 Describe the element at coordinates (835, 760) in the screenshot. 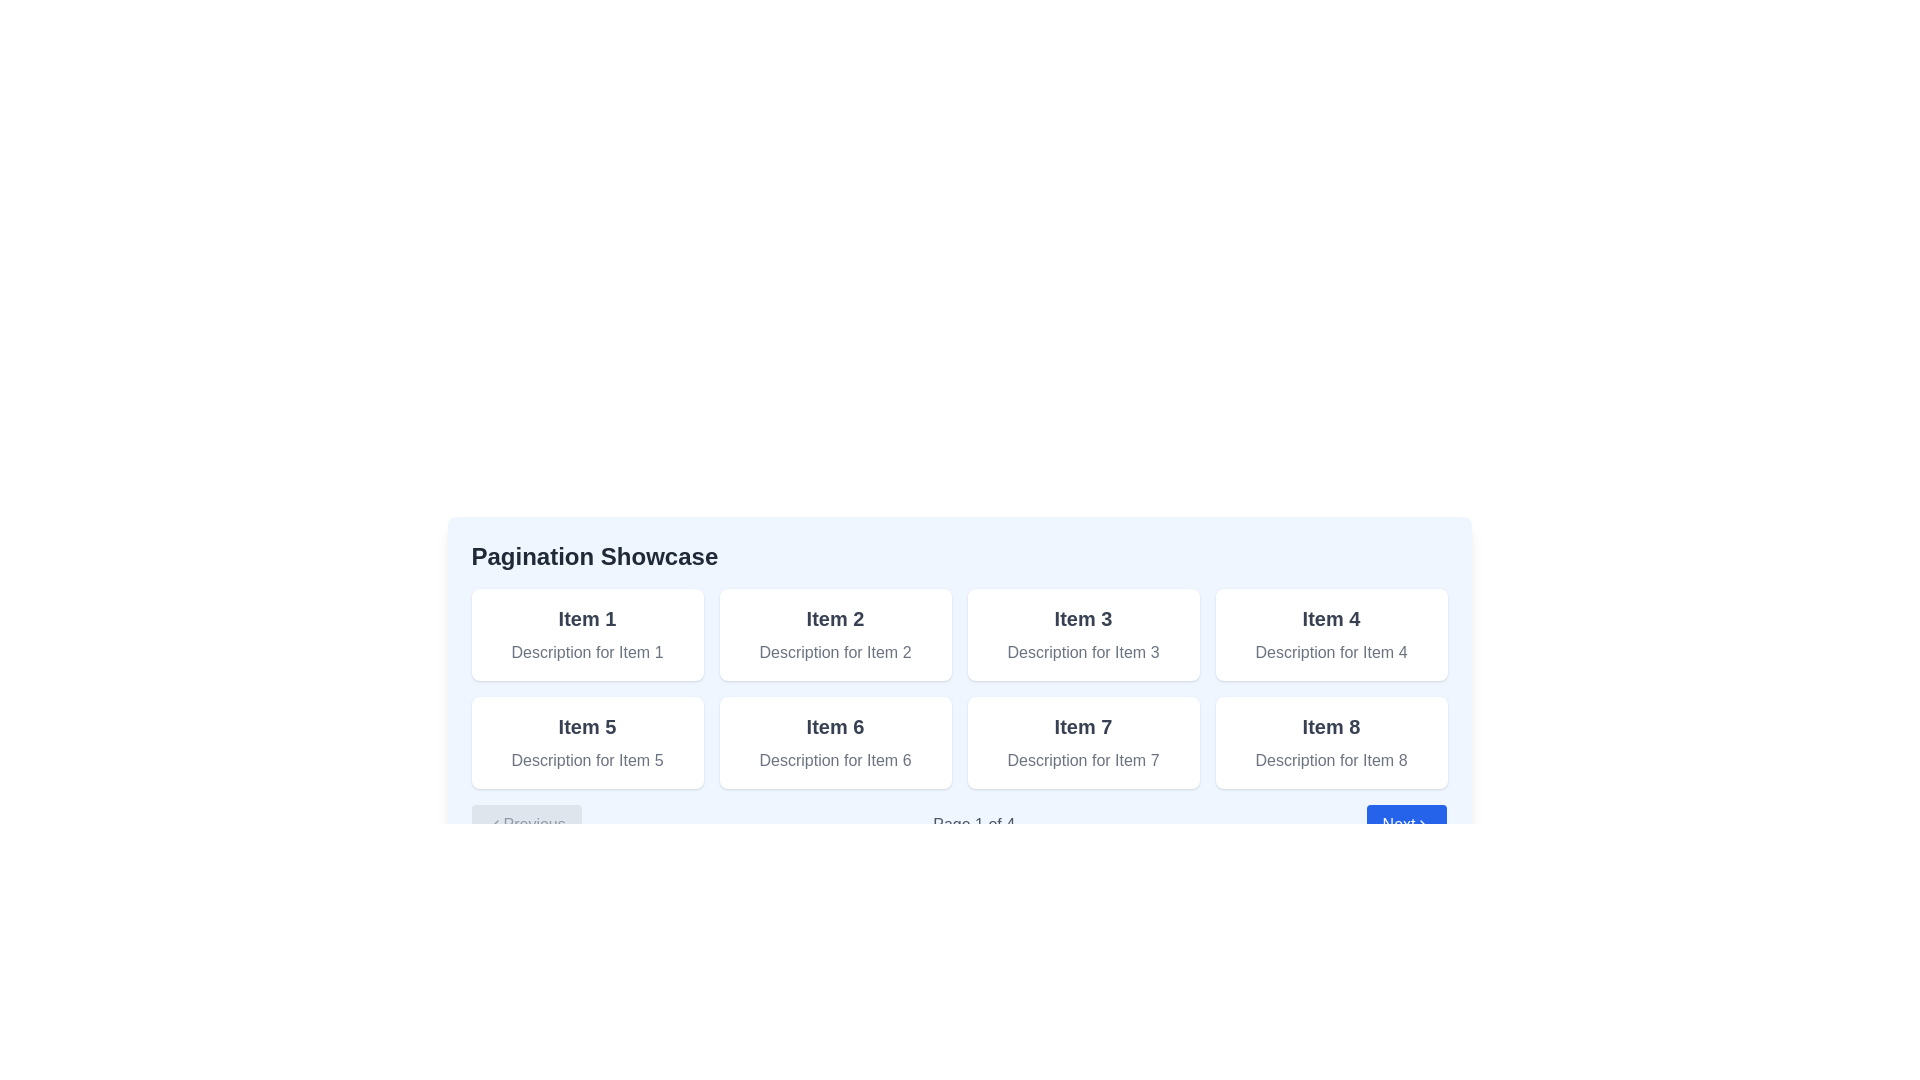

I see `the static text label reading 'Description for Item 6', which is styled in light gray and positioned below the title 'Item 6'` at that location.